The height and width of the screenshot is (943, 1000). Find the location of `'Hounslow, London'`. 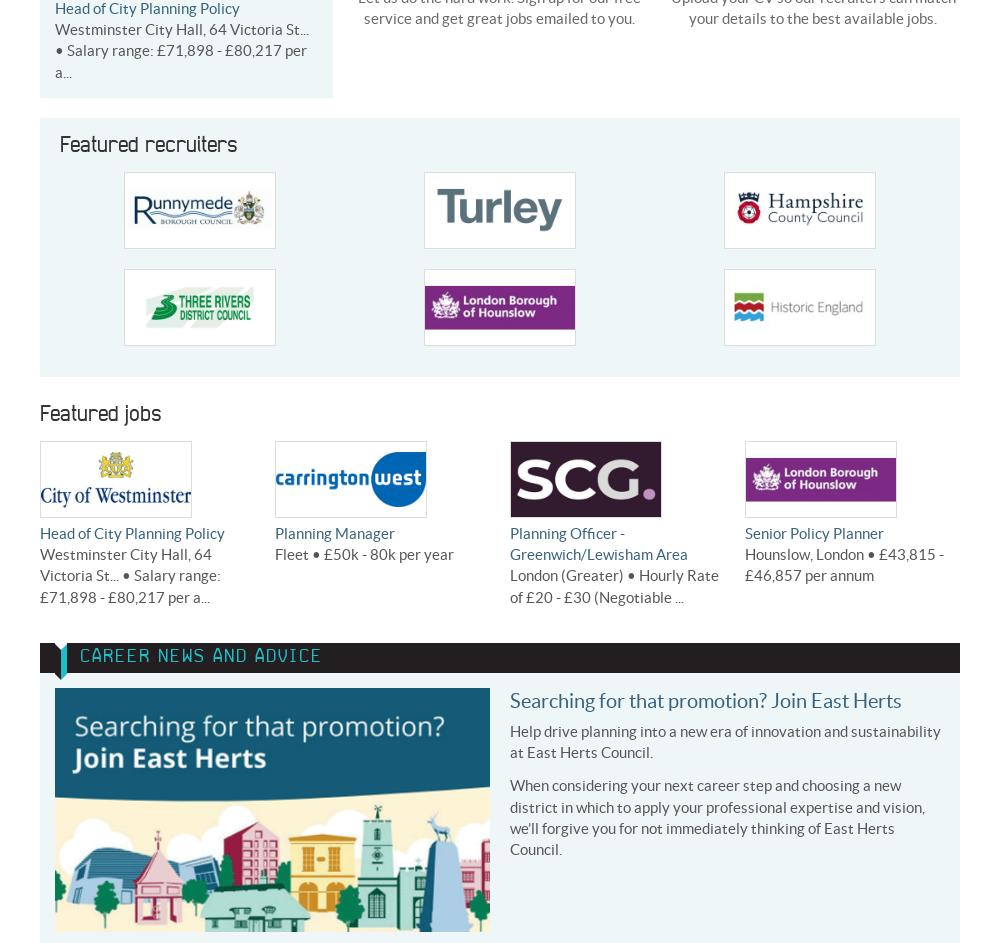

'Hounslow, London' is located at coordinates (804, 554).